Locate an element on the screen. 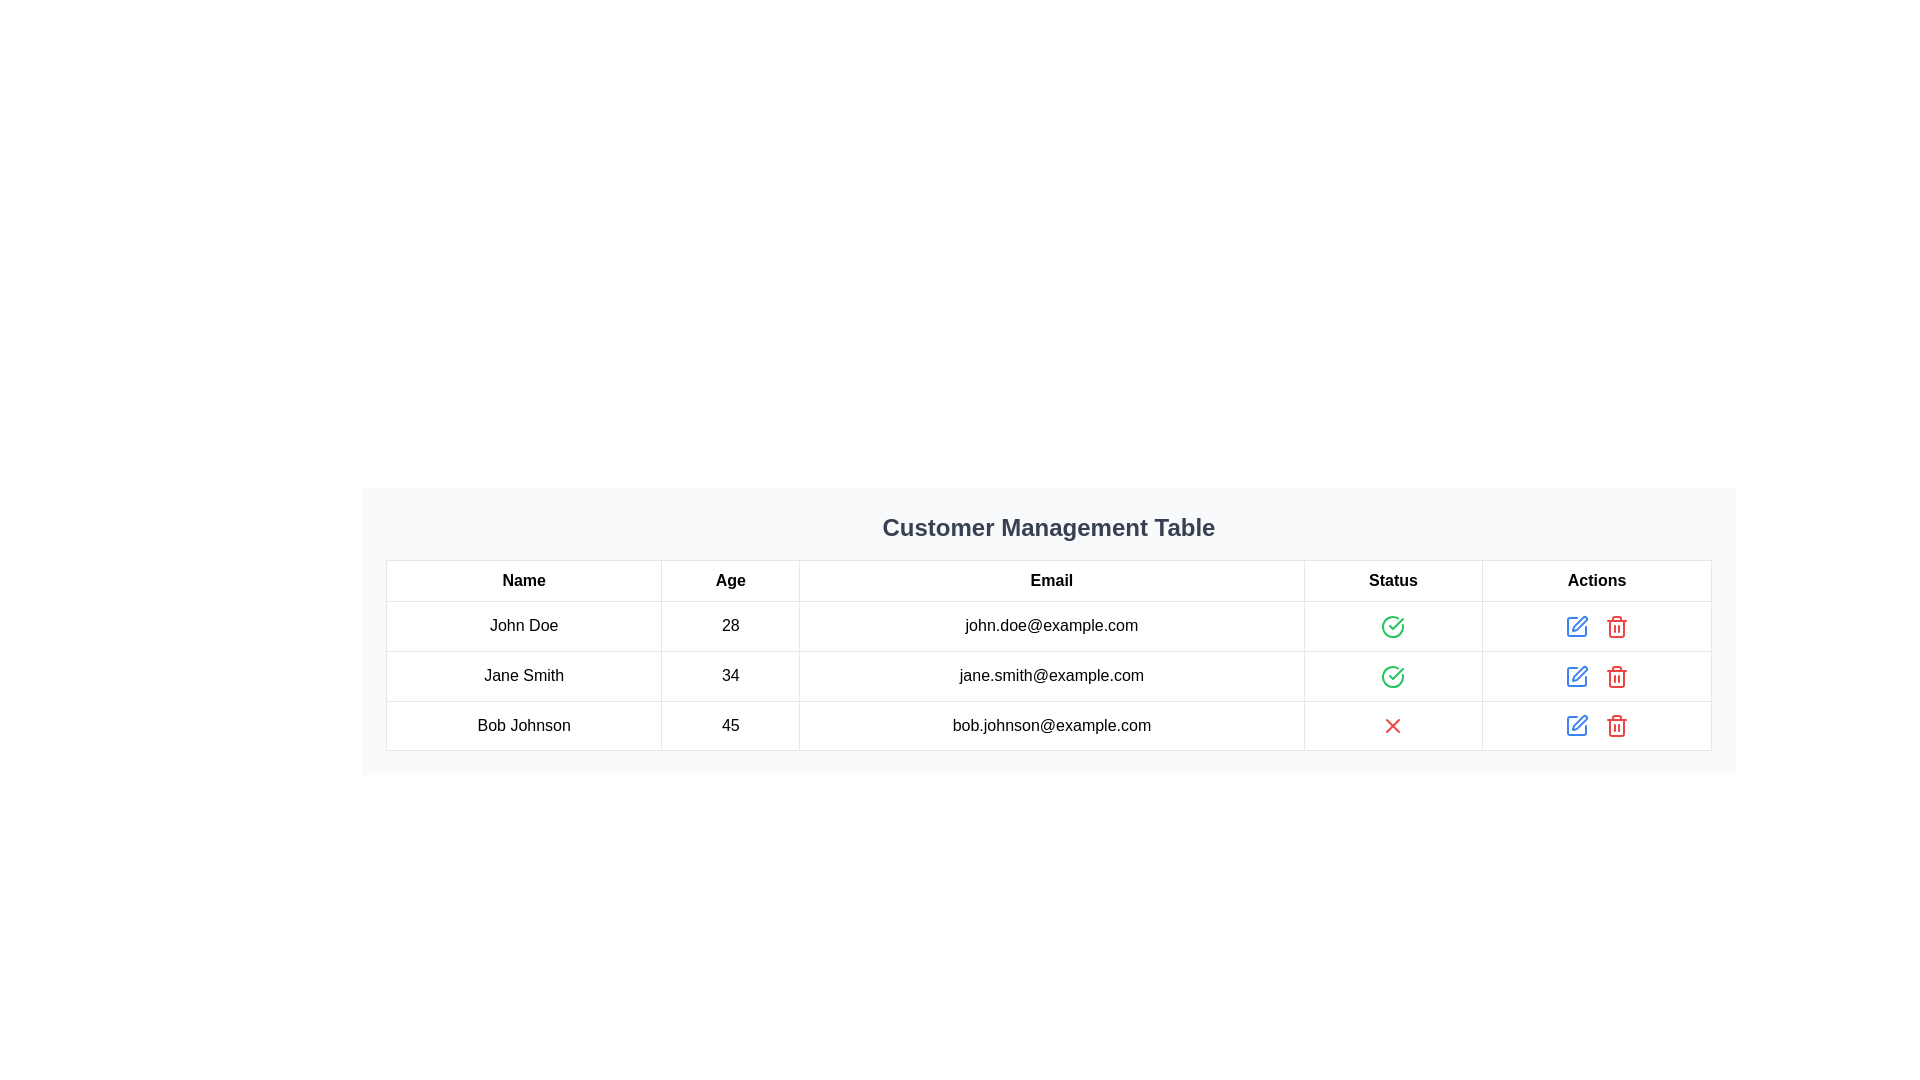 The width and height of the screenshot is (1920, 1080). the red 'X' status icon in the 'Status' column of the 'Customer Management Table' for the entry of 'Bob Johnson' is located at coordinates (1392, 725).